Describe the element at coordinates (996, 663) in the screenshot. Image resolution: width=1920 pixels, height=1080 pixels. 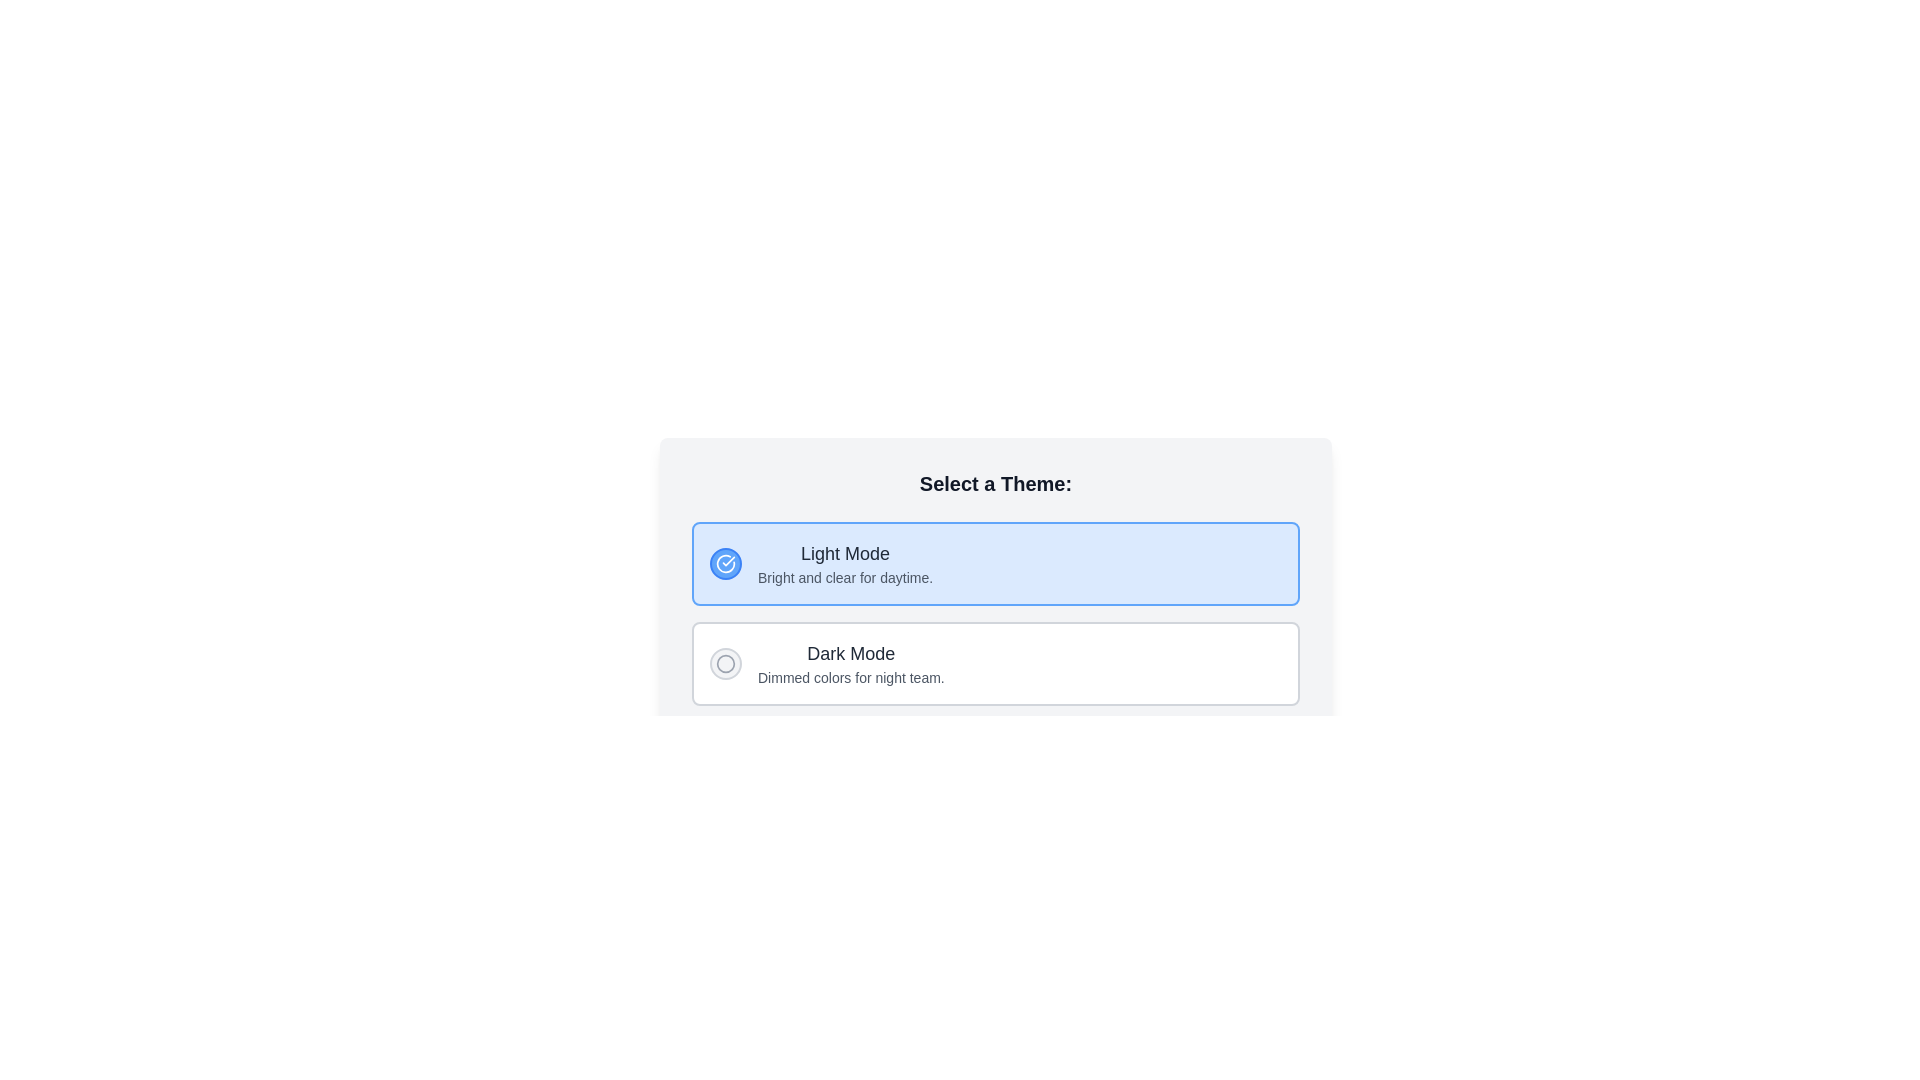
I see `the second selectable card for 'Dark Mode' in the theme selection interface to choose this dimmed color option for nighttime viewing` at that location.